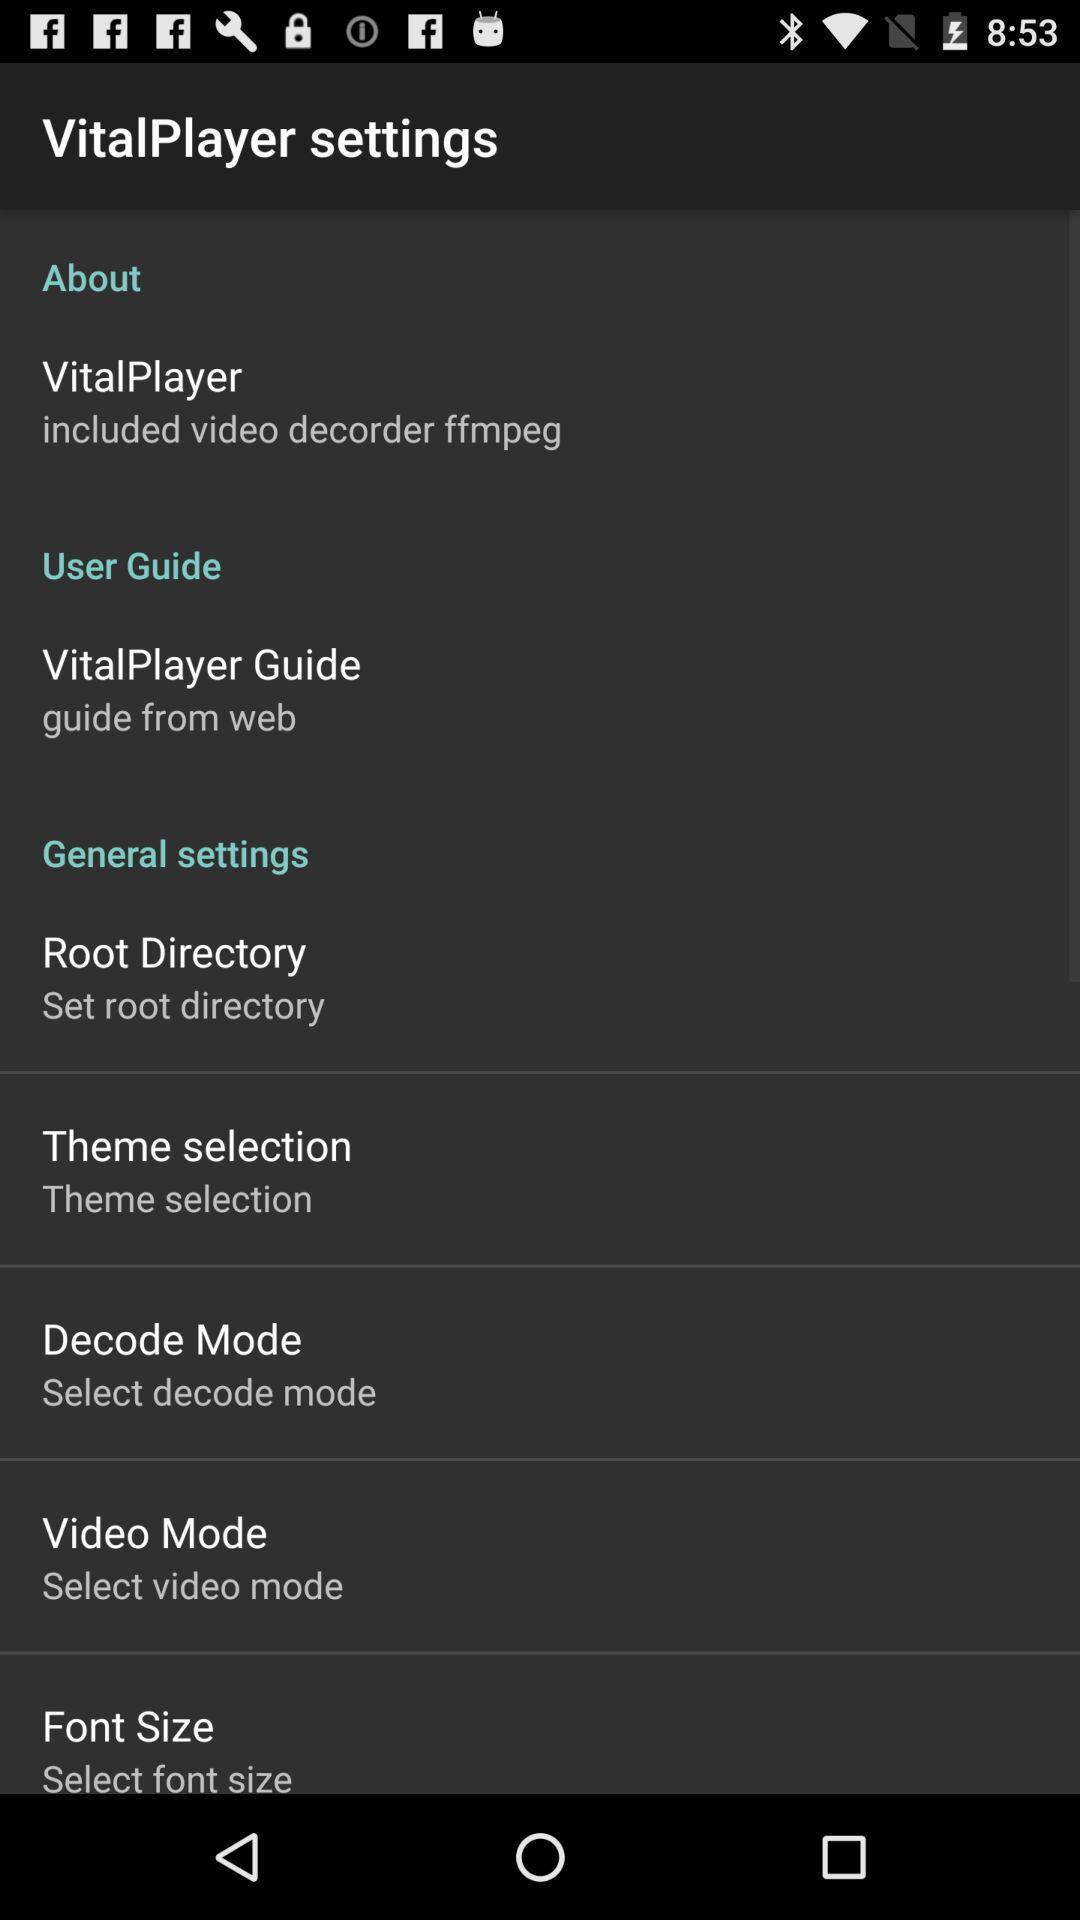  Describe the element at coordinates (540, 254) in the screenshot. I see `app above vitalplayer item` at that location.